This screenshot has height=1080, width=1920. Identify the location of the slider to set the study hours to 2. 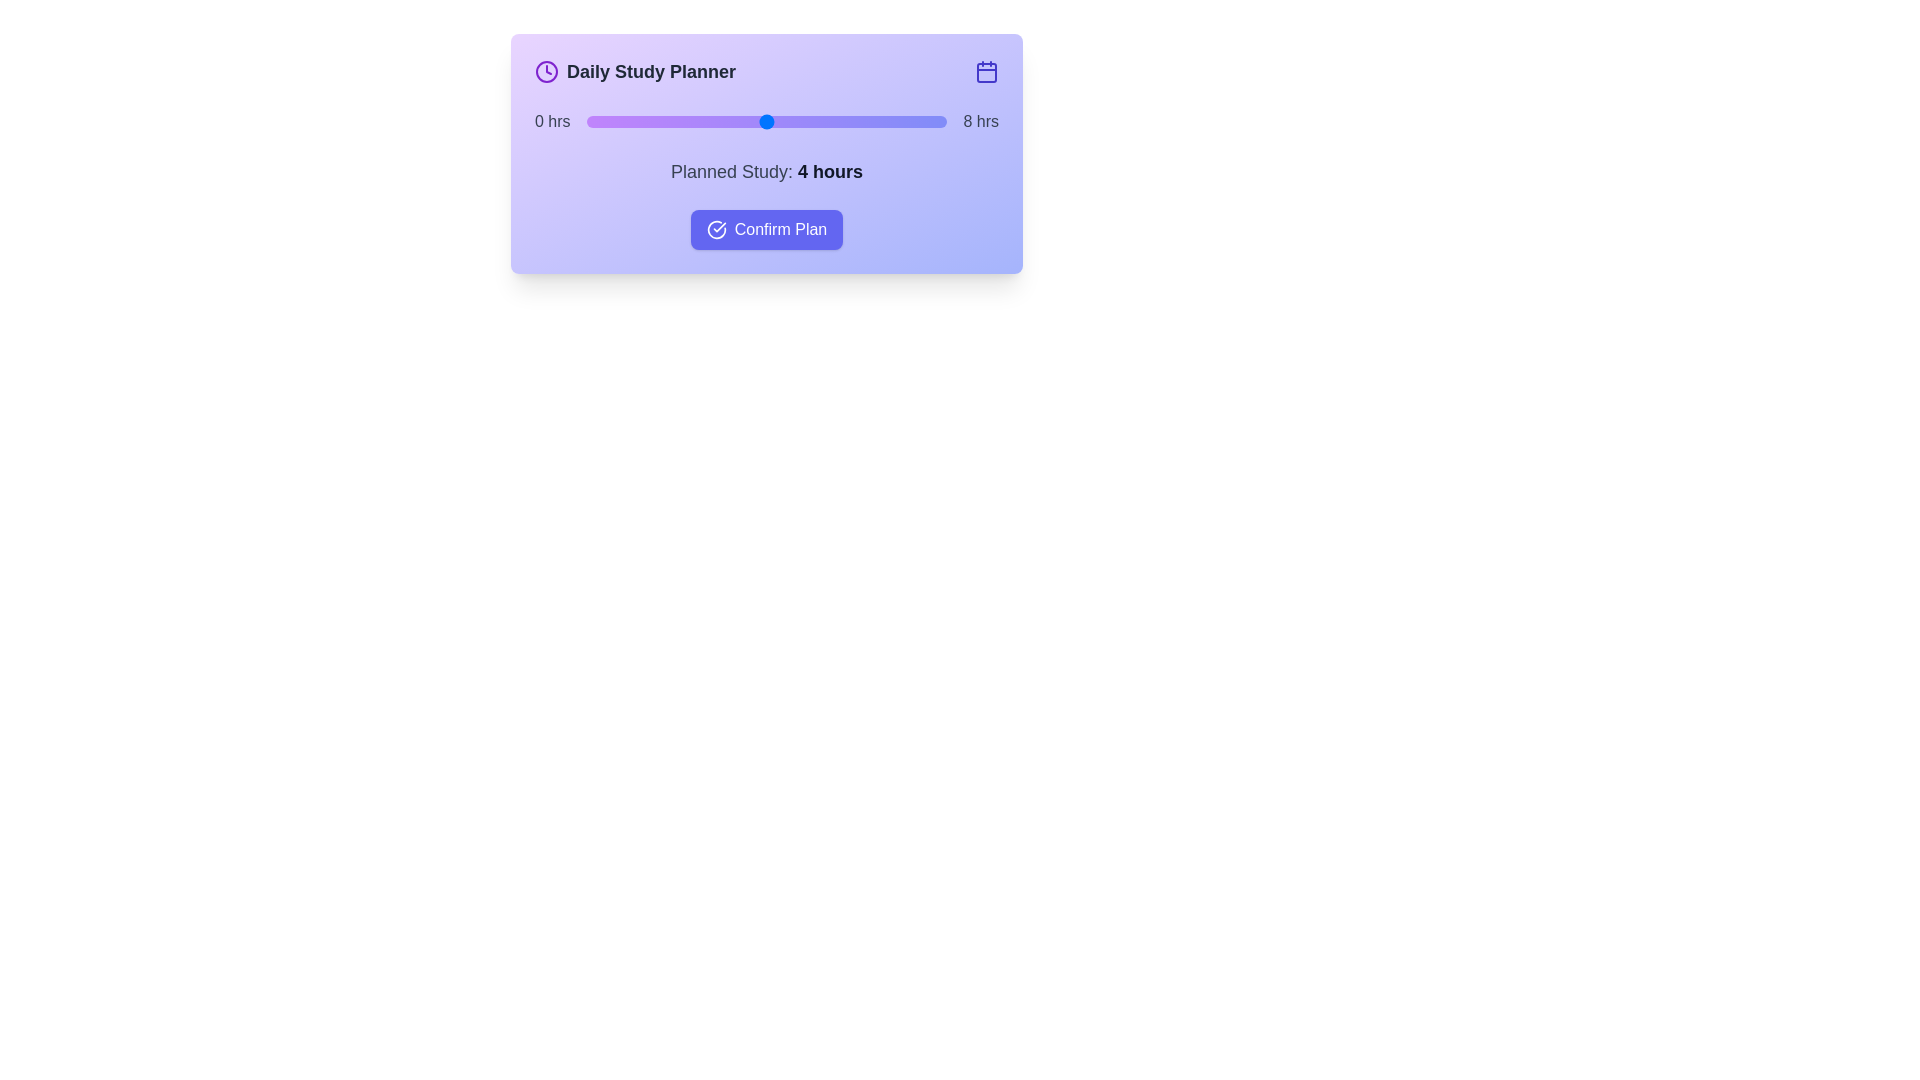
(676, 122).